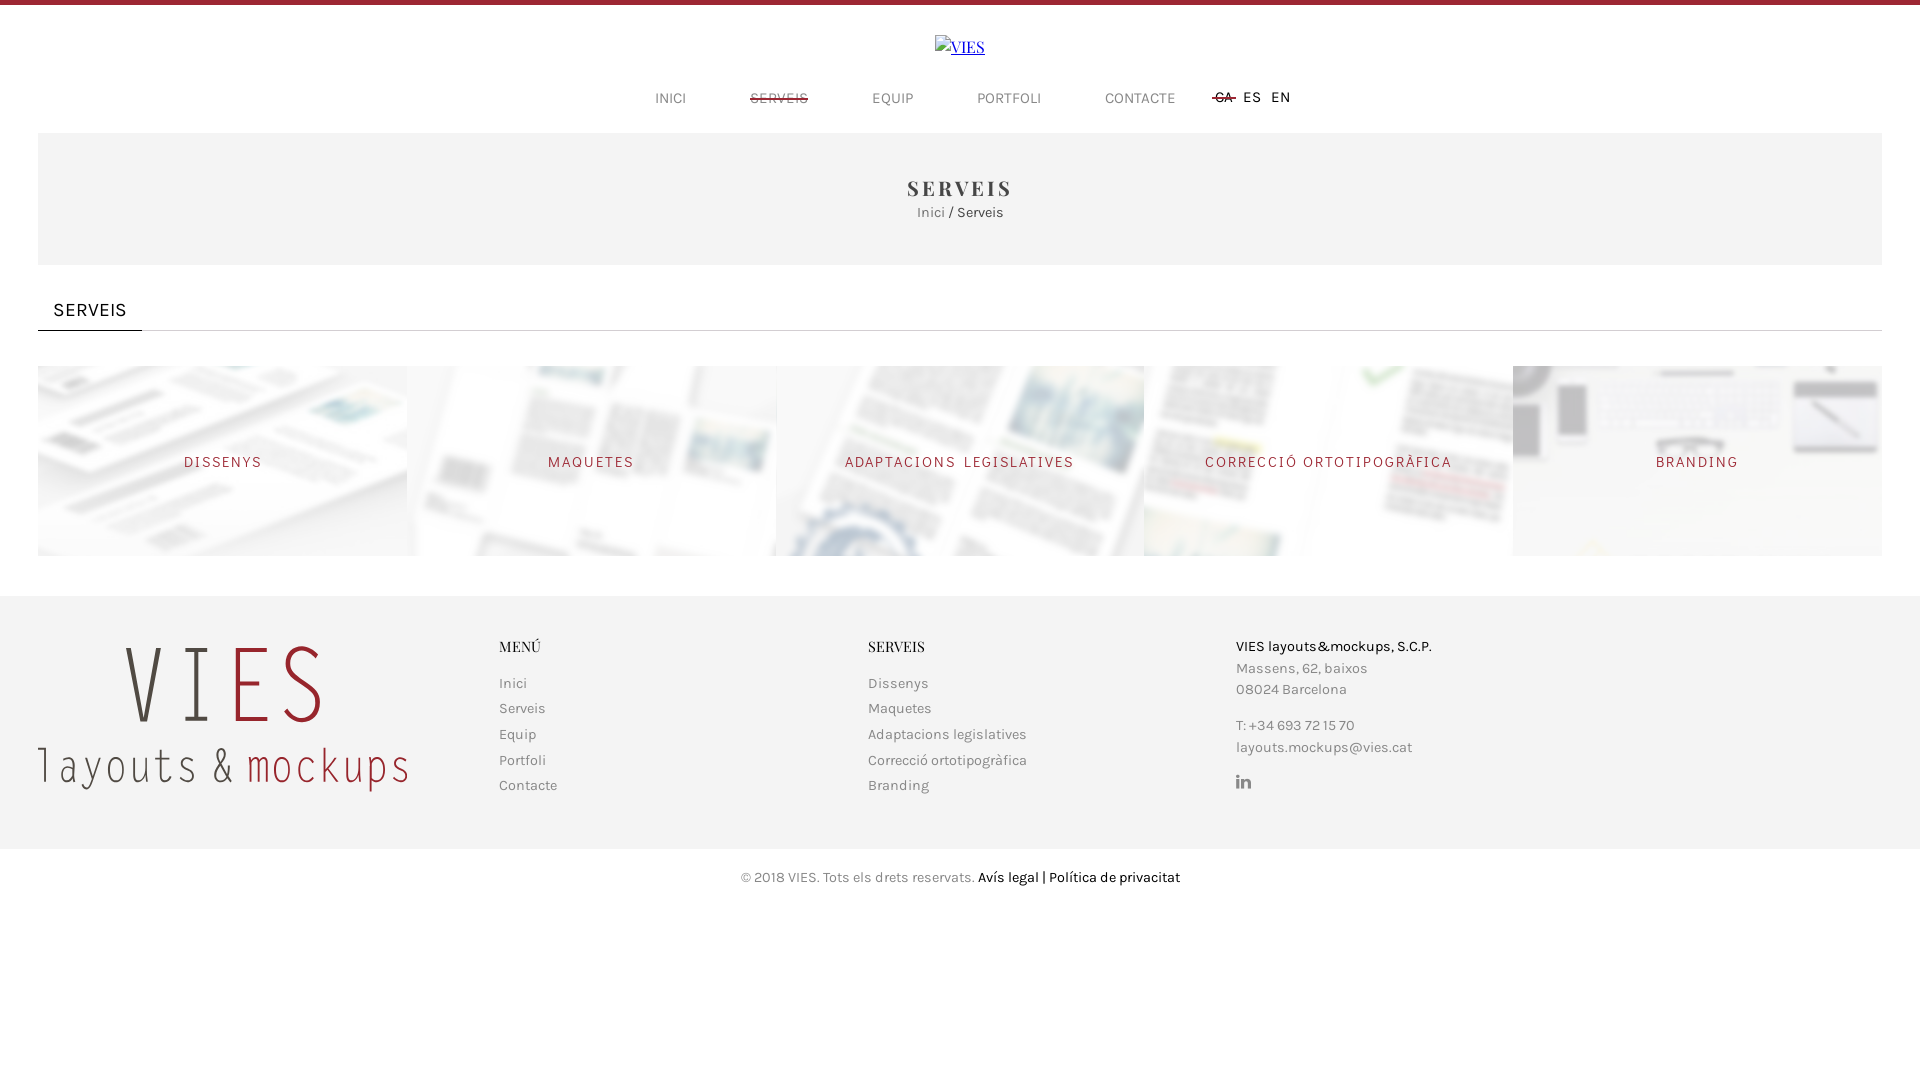 The height and width of the screenshot is (1080, 1920). What do you see at coordinates (522, 760) in the screenshot?
I see `'Portfoli'` at bounding box center [522, 760].